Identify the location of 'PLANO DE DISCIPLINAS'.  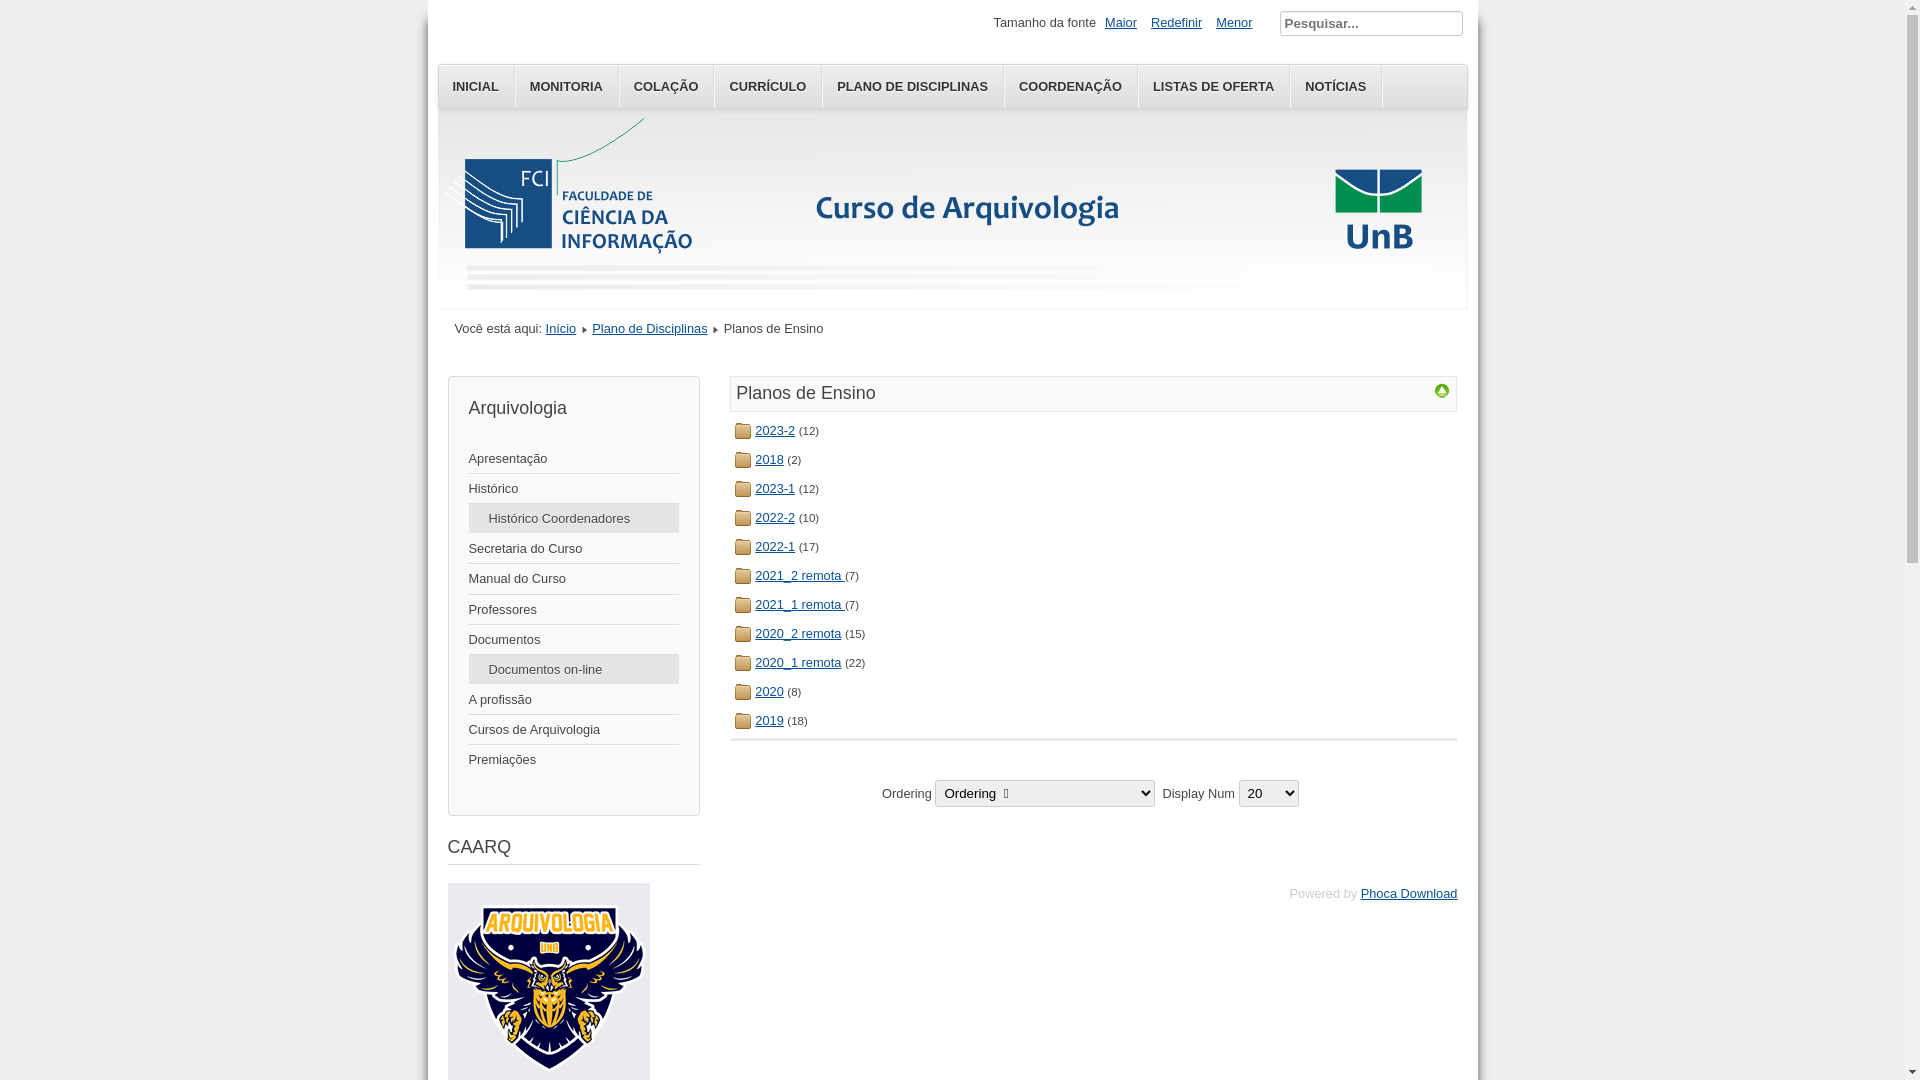
(911, 85).